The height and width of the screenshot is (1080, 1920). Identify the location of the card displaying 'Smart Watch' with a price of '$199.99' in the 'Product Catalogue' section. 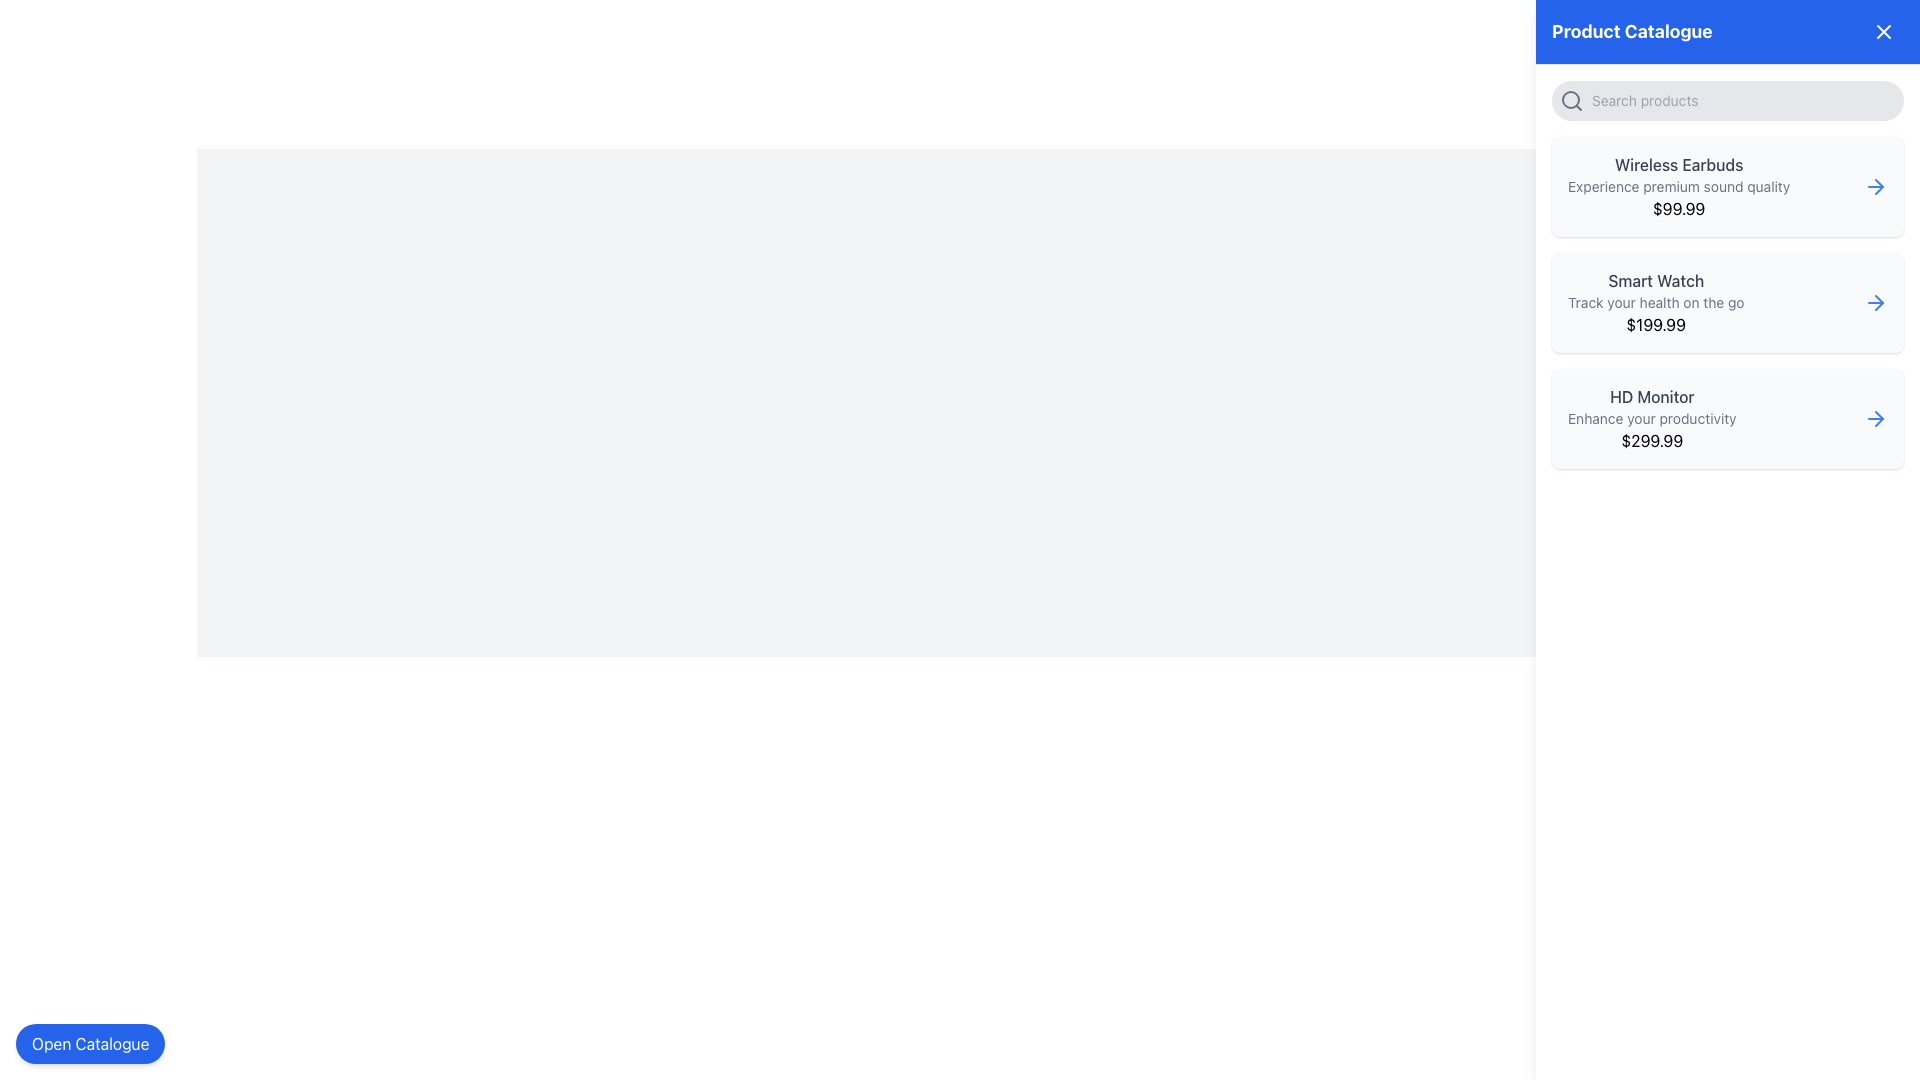
(1727, 303).